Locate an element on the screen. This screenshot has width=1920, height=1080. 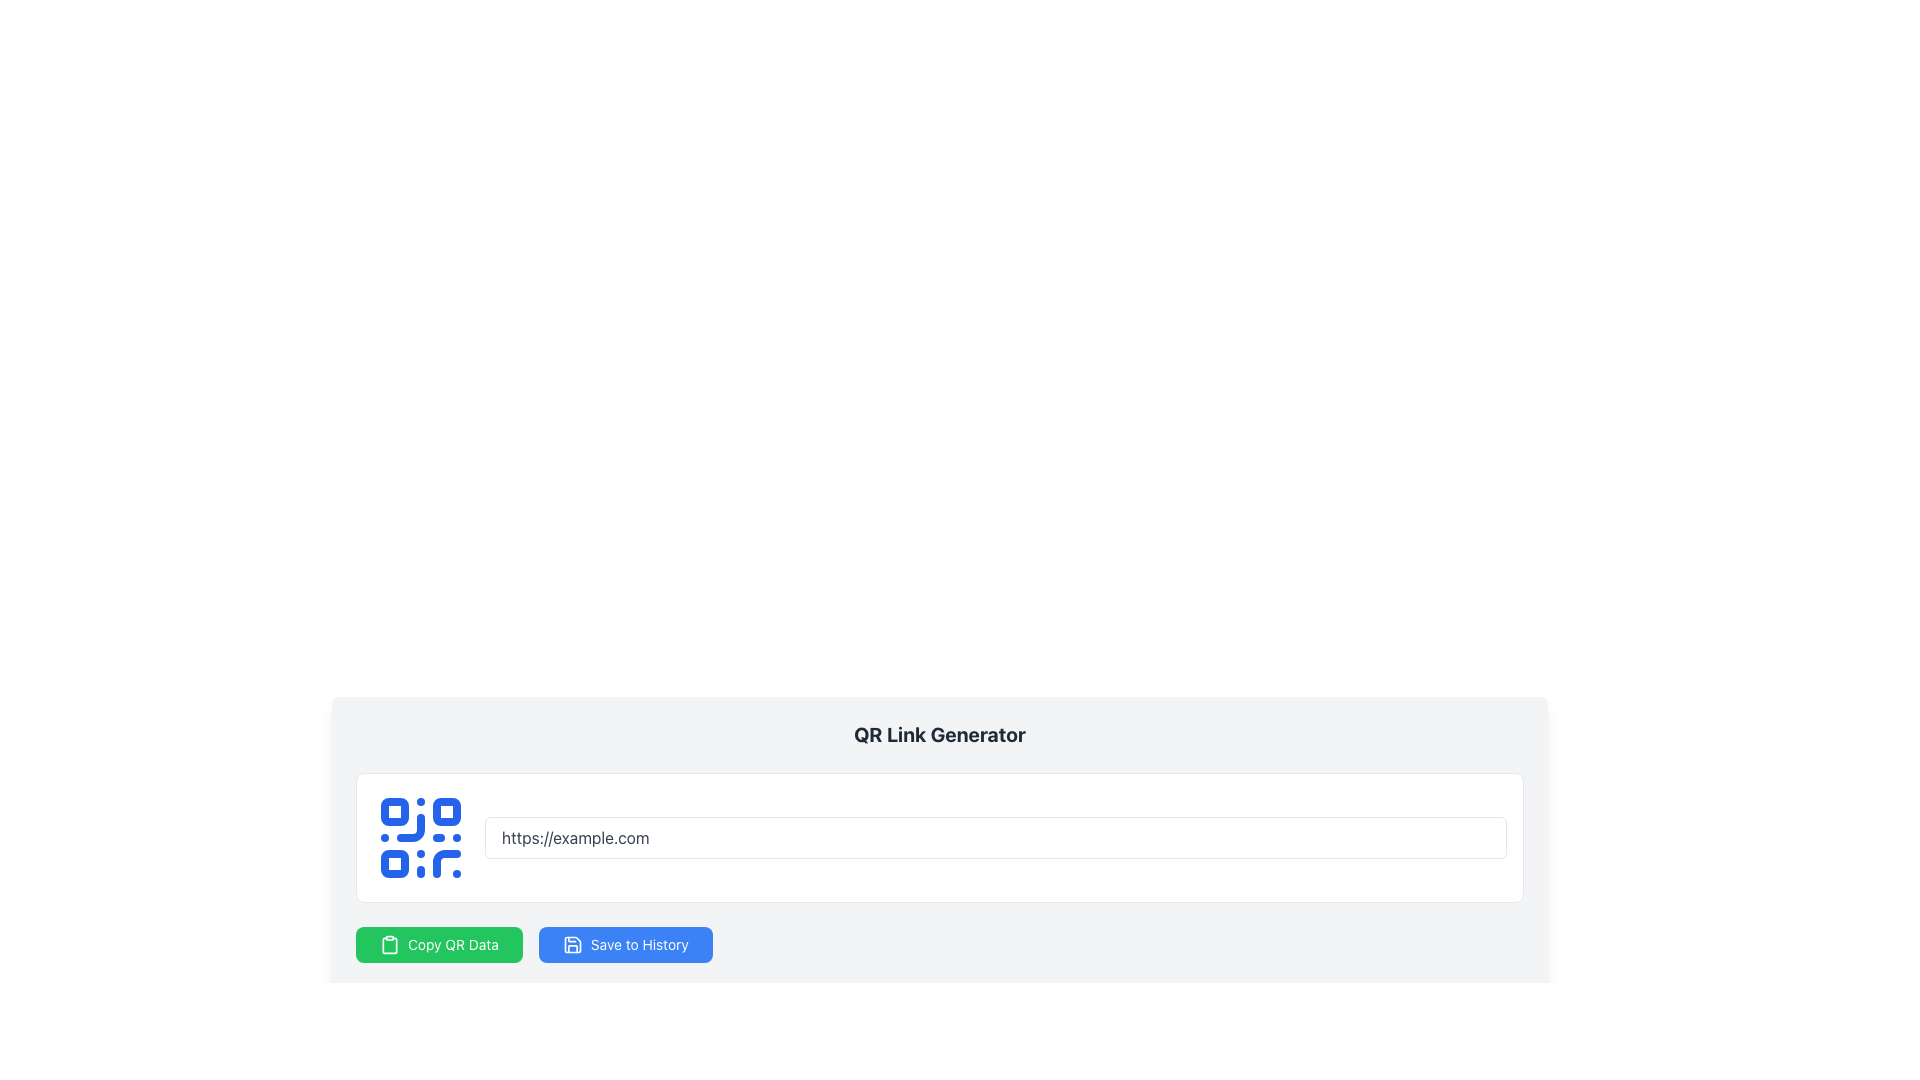
the second button from the left in the horizontal group of buttons at the bottom of the interface is located at coordinates (624, 945).